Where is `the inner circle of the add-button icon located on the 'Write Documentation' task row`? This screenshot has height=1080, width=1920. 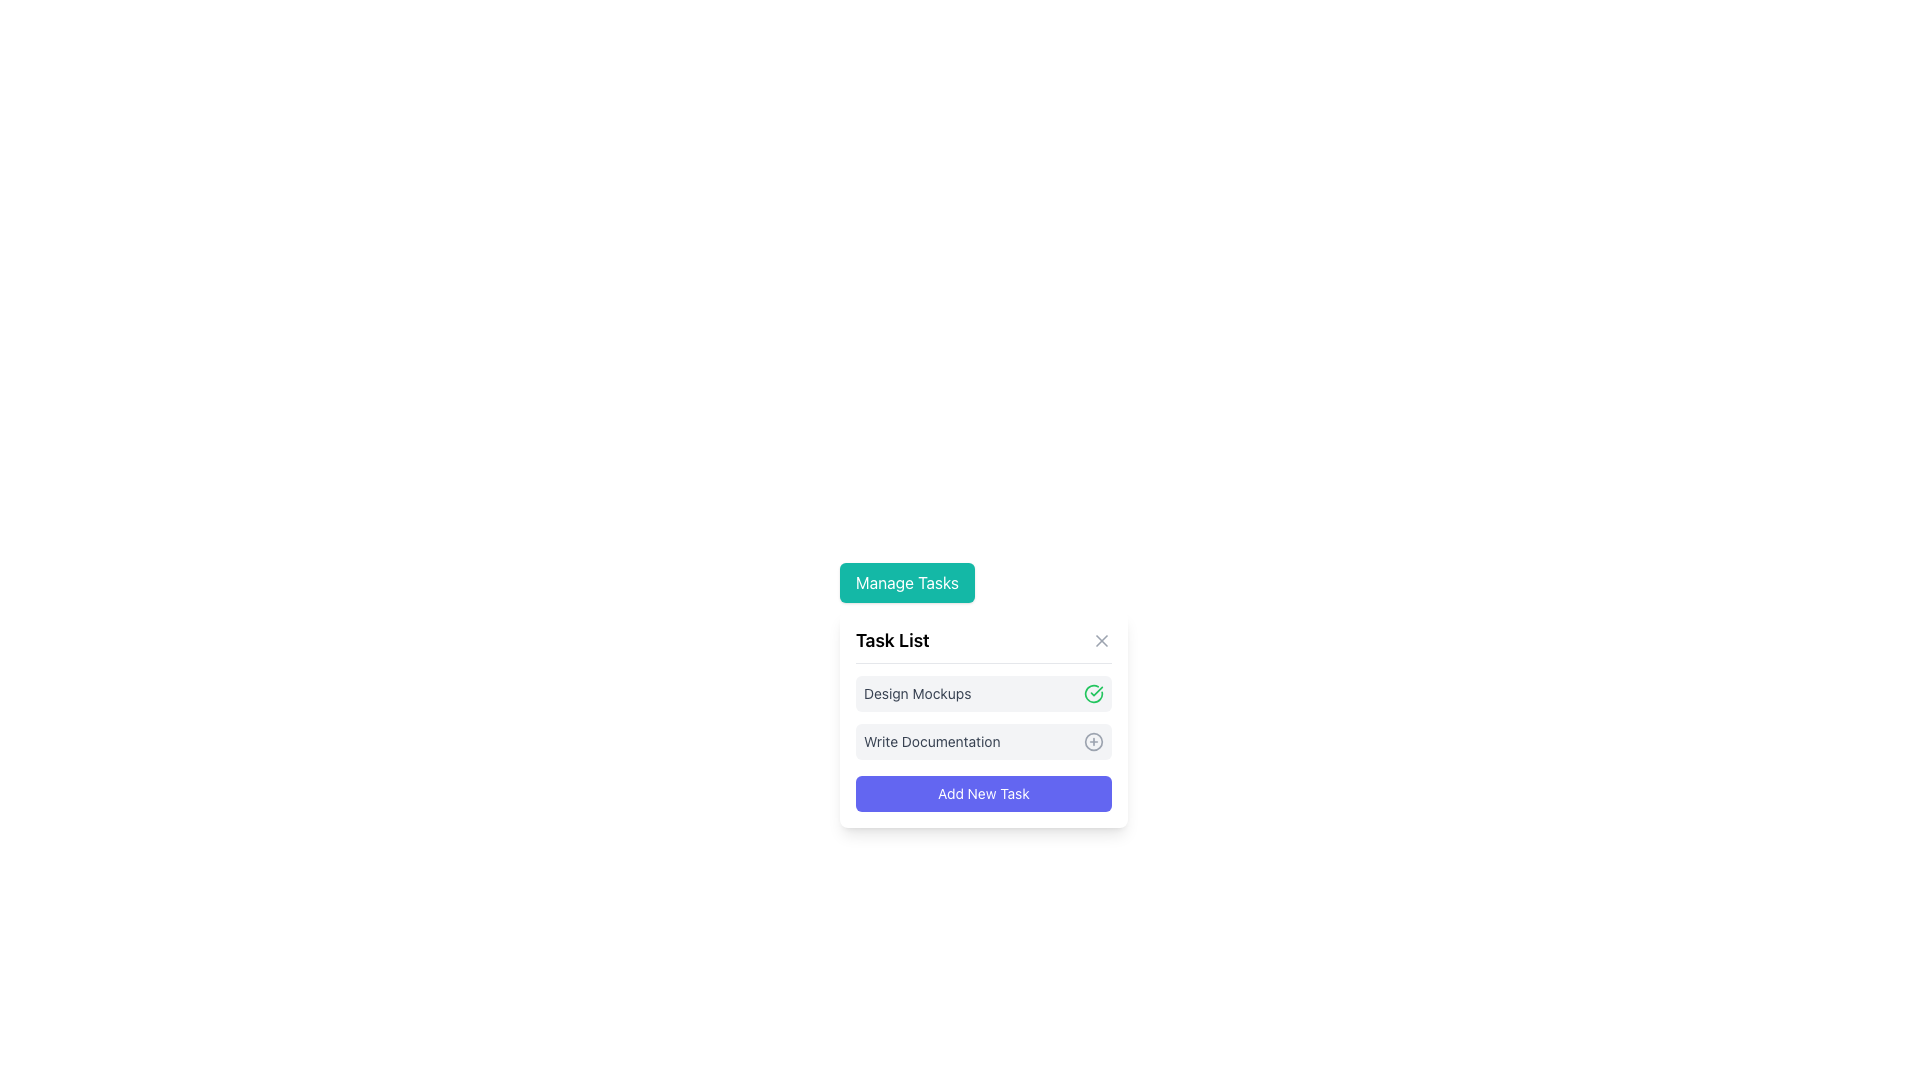 the inner circle of the add-button icon located on the 'Write Documentation' task row is located at coordinates (1093, 741).